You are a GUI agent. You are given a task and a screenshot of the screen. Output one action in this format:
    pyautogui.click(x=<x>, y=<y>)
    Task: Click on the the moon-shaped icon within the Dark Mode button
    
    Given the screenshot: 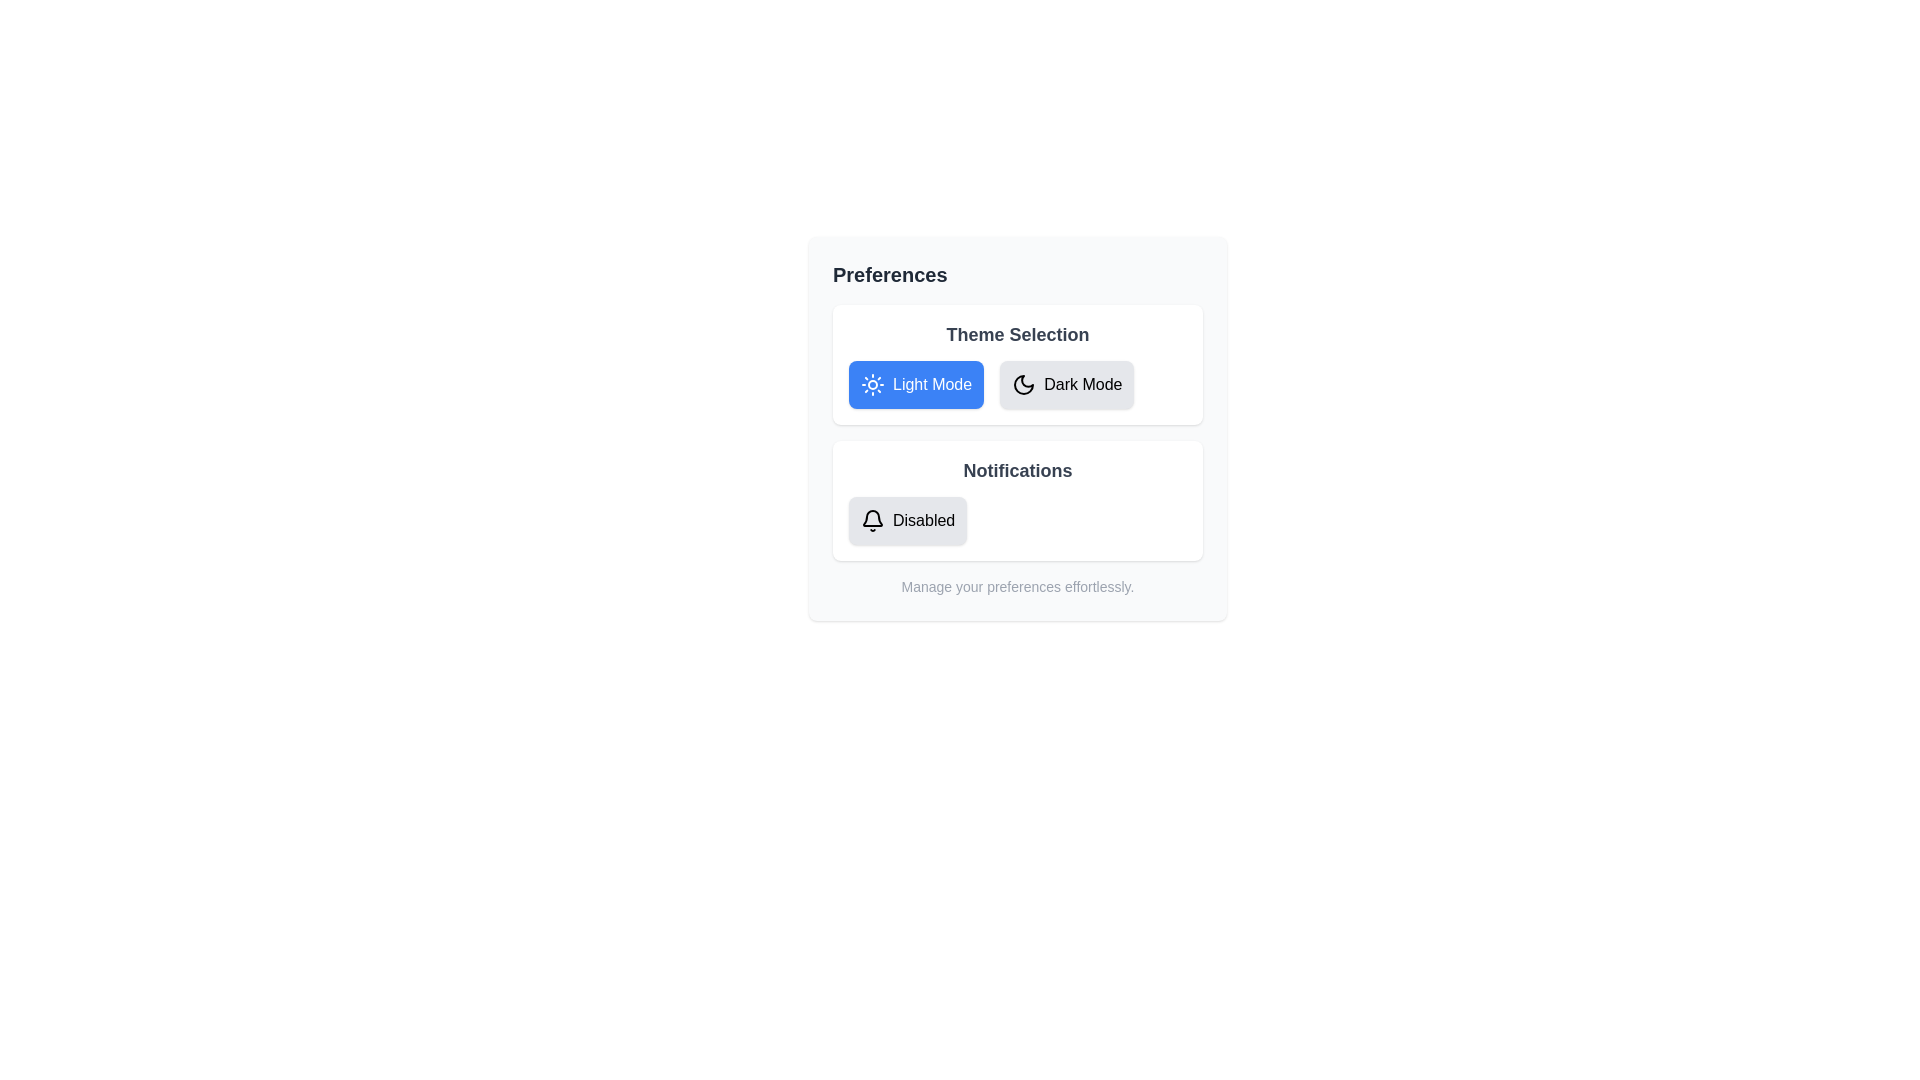 What is the action you would take?
    pyautogui.click(x=1024, y=385)
    